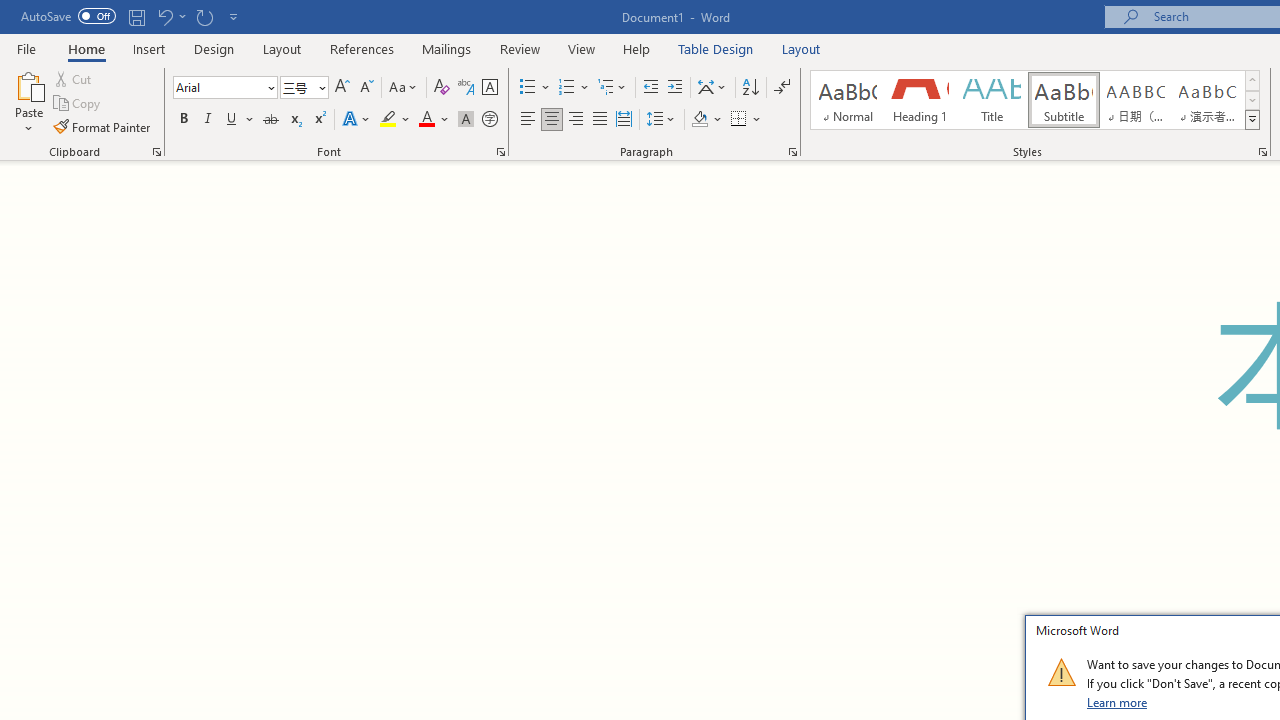 Image resolution: width=1280 pixels, height=720 pixels. What do you see at coordinates (183, 119) in the screenshot?
I see `'Bold'` at bounding box center [183, 119].